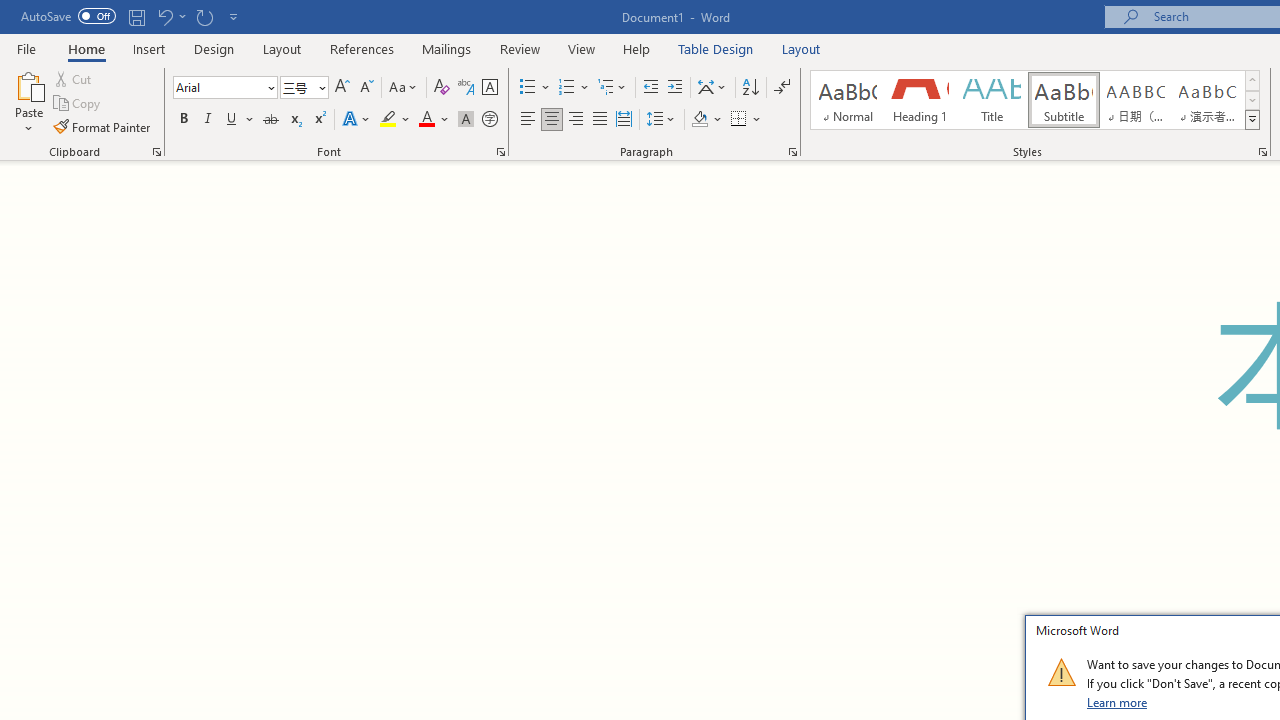 Image resolution: width=1280 pixels, height=720 pixels. What do you see at coordinates (183, 119) in the screenshot?
I see `'Bold'` at bounding box center [183, 119].